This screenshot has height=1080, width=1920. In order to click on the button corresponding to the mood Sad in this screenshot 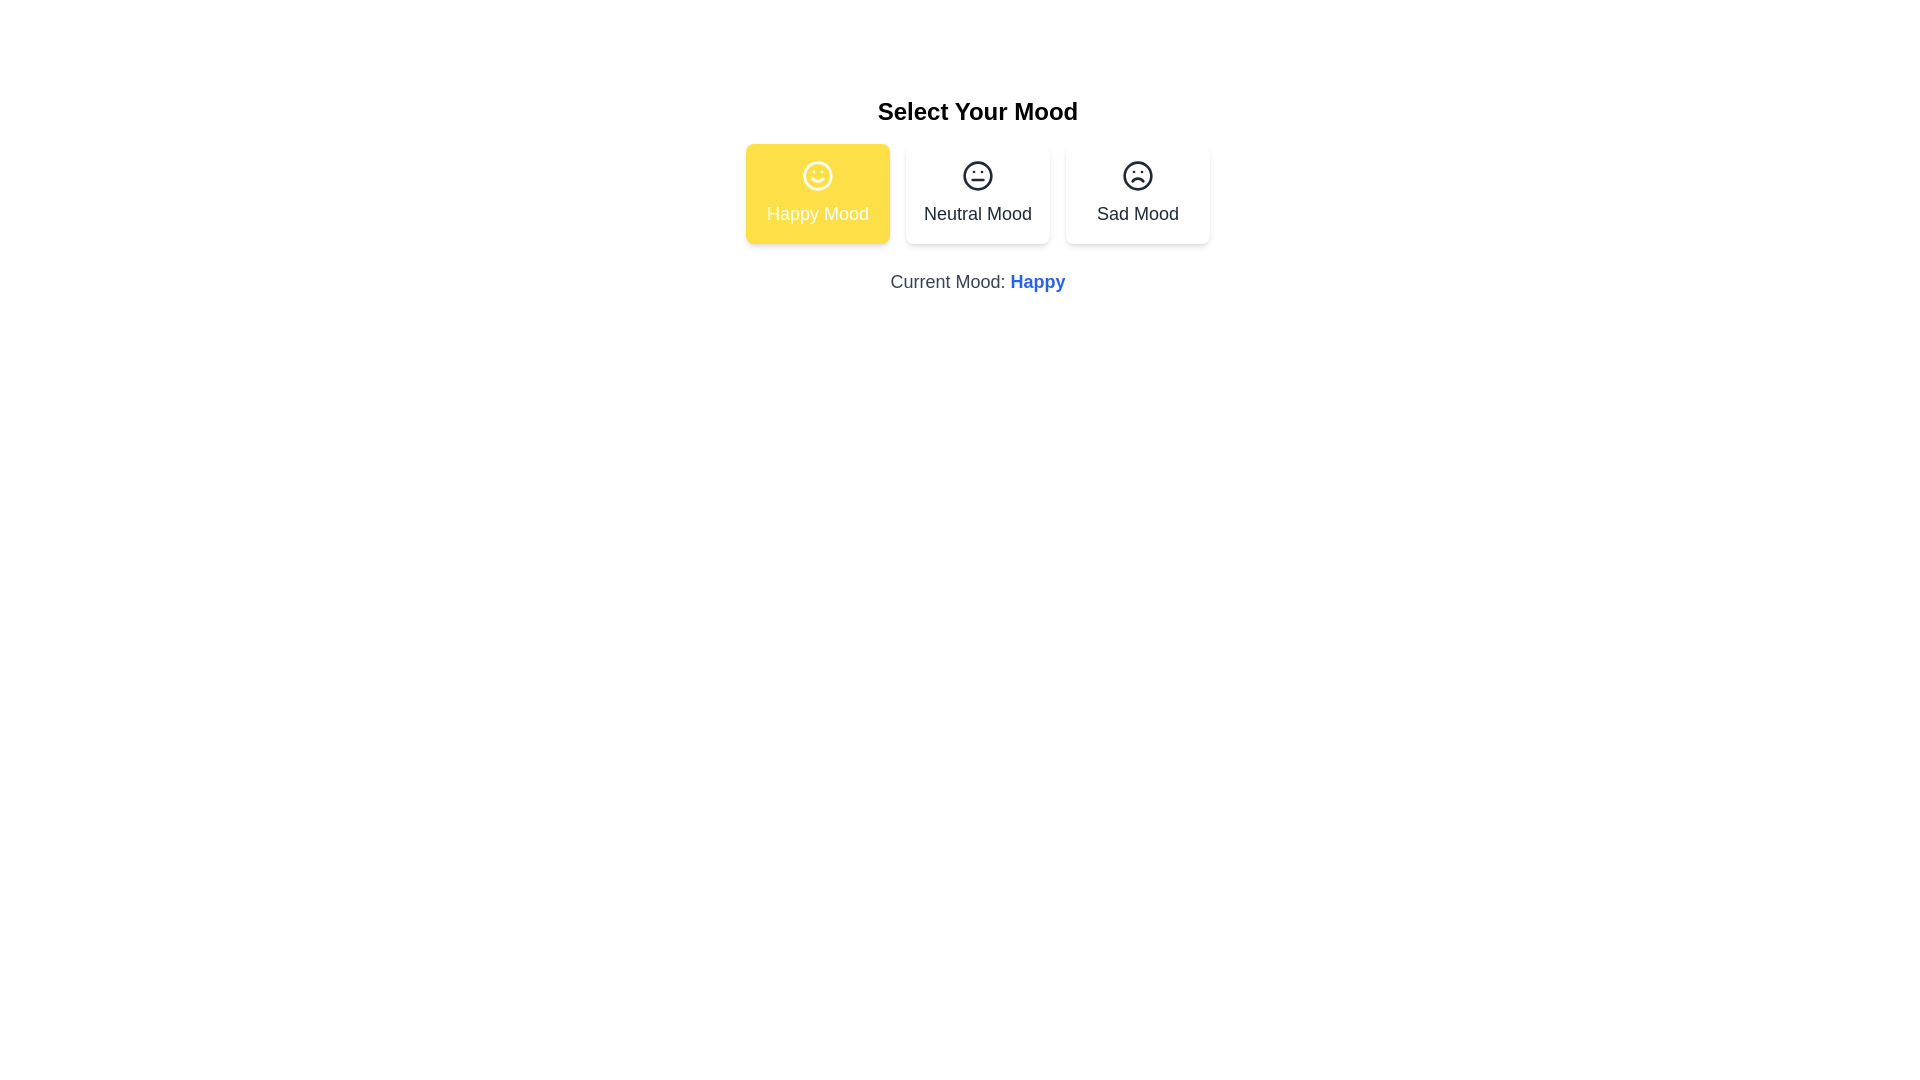, I will do `click(1137, 193)`.